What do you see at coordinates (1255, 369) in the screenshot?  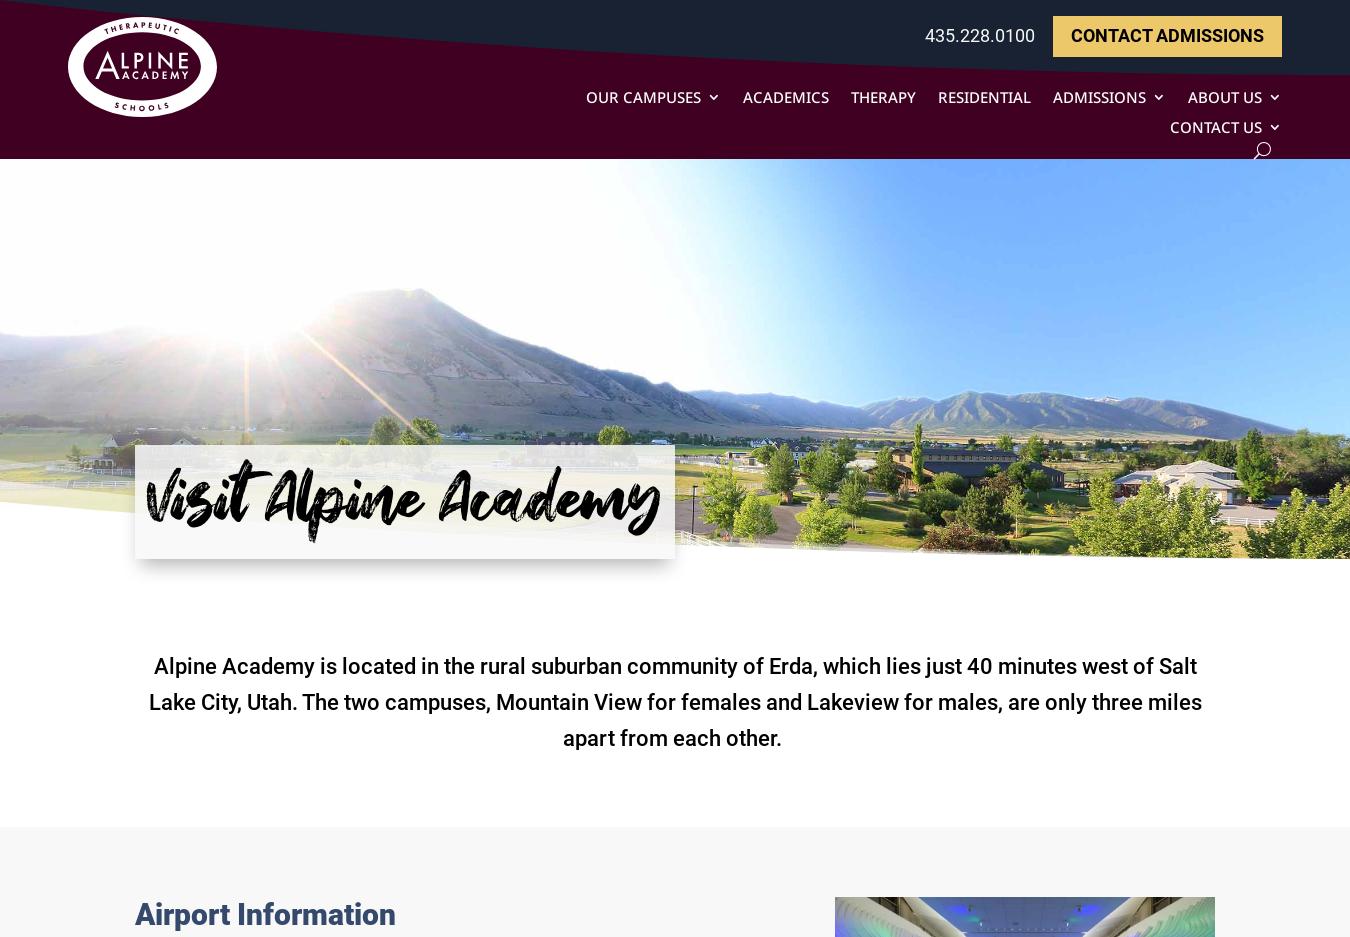 I see `'Affiliates'` at bounding box center [1255, 369].